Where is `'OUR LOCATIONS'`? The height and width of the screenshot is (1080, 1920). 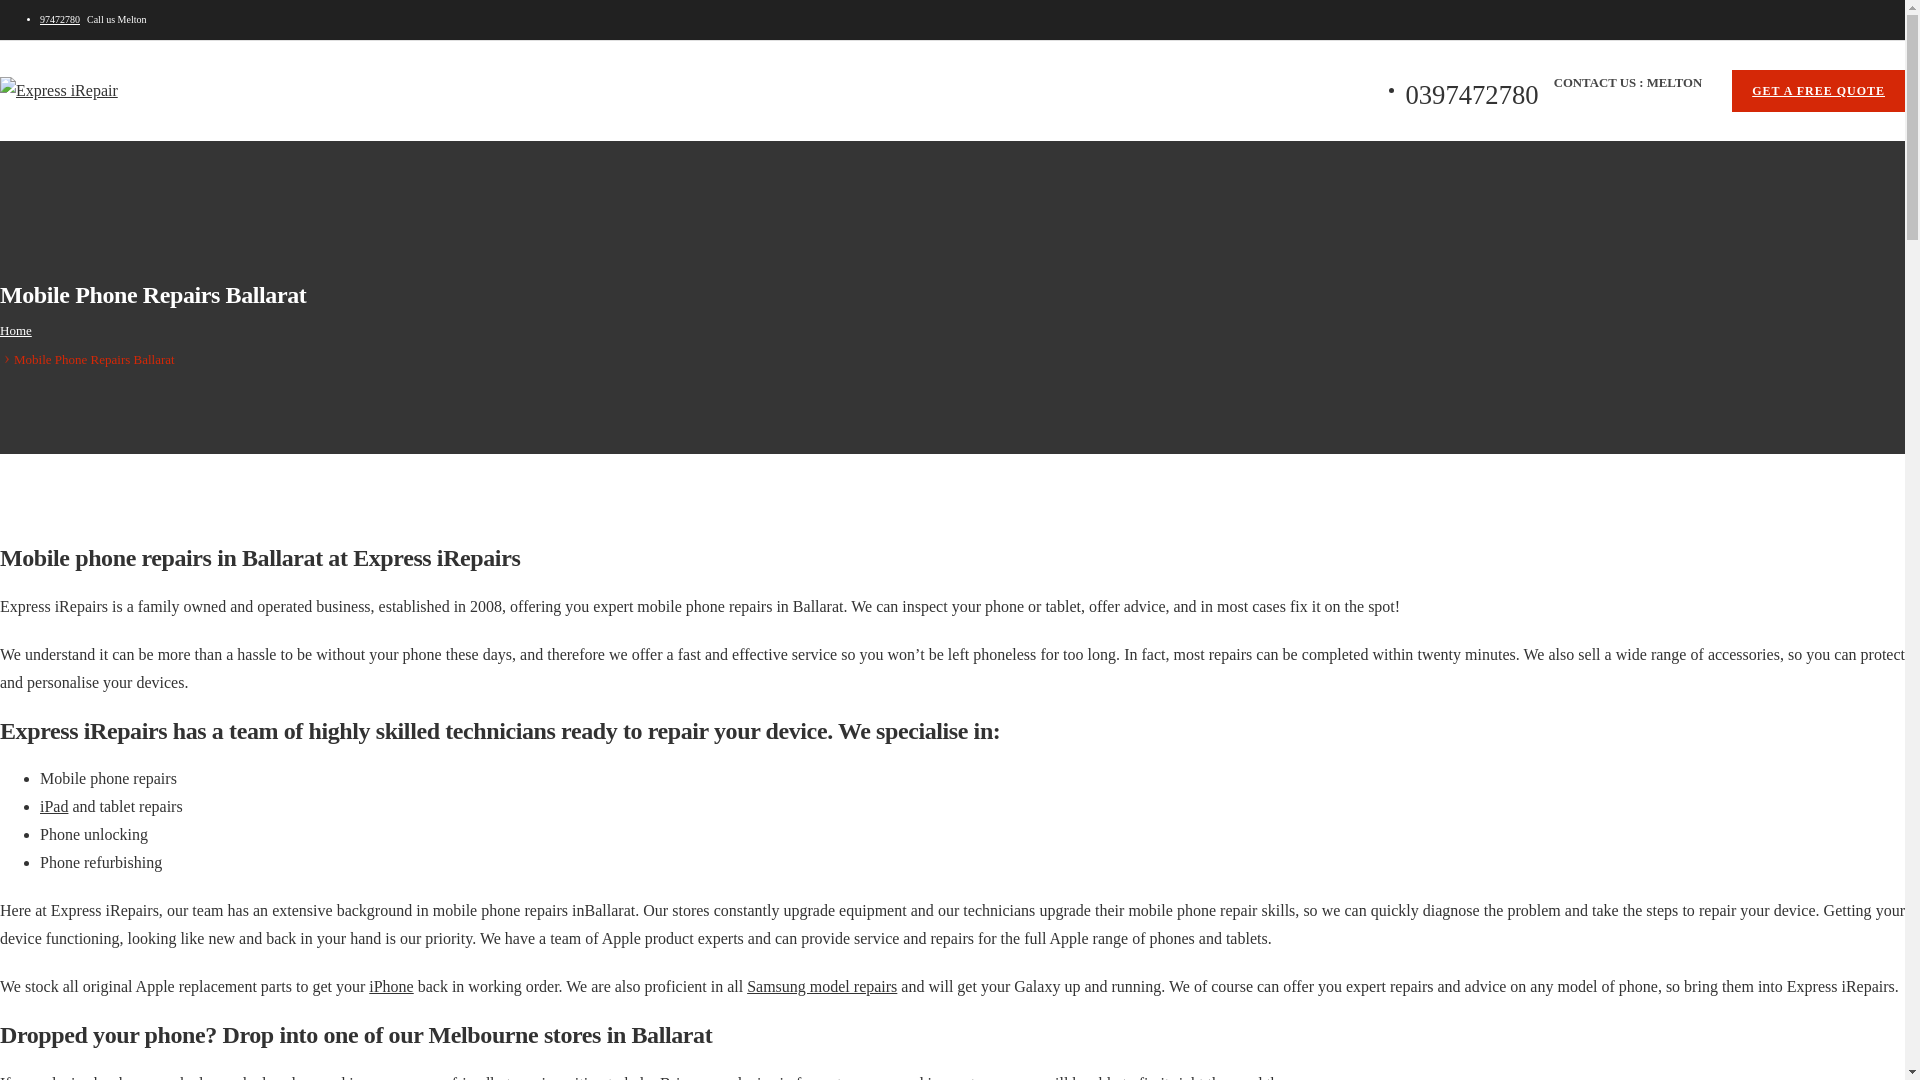
'OUR LOCATIONS' is located at coordinates (369, 169).